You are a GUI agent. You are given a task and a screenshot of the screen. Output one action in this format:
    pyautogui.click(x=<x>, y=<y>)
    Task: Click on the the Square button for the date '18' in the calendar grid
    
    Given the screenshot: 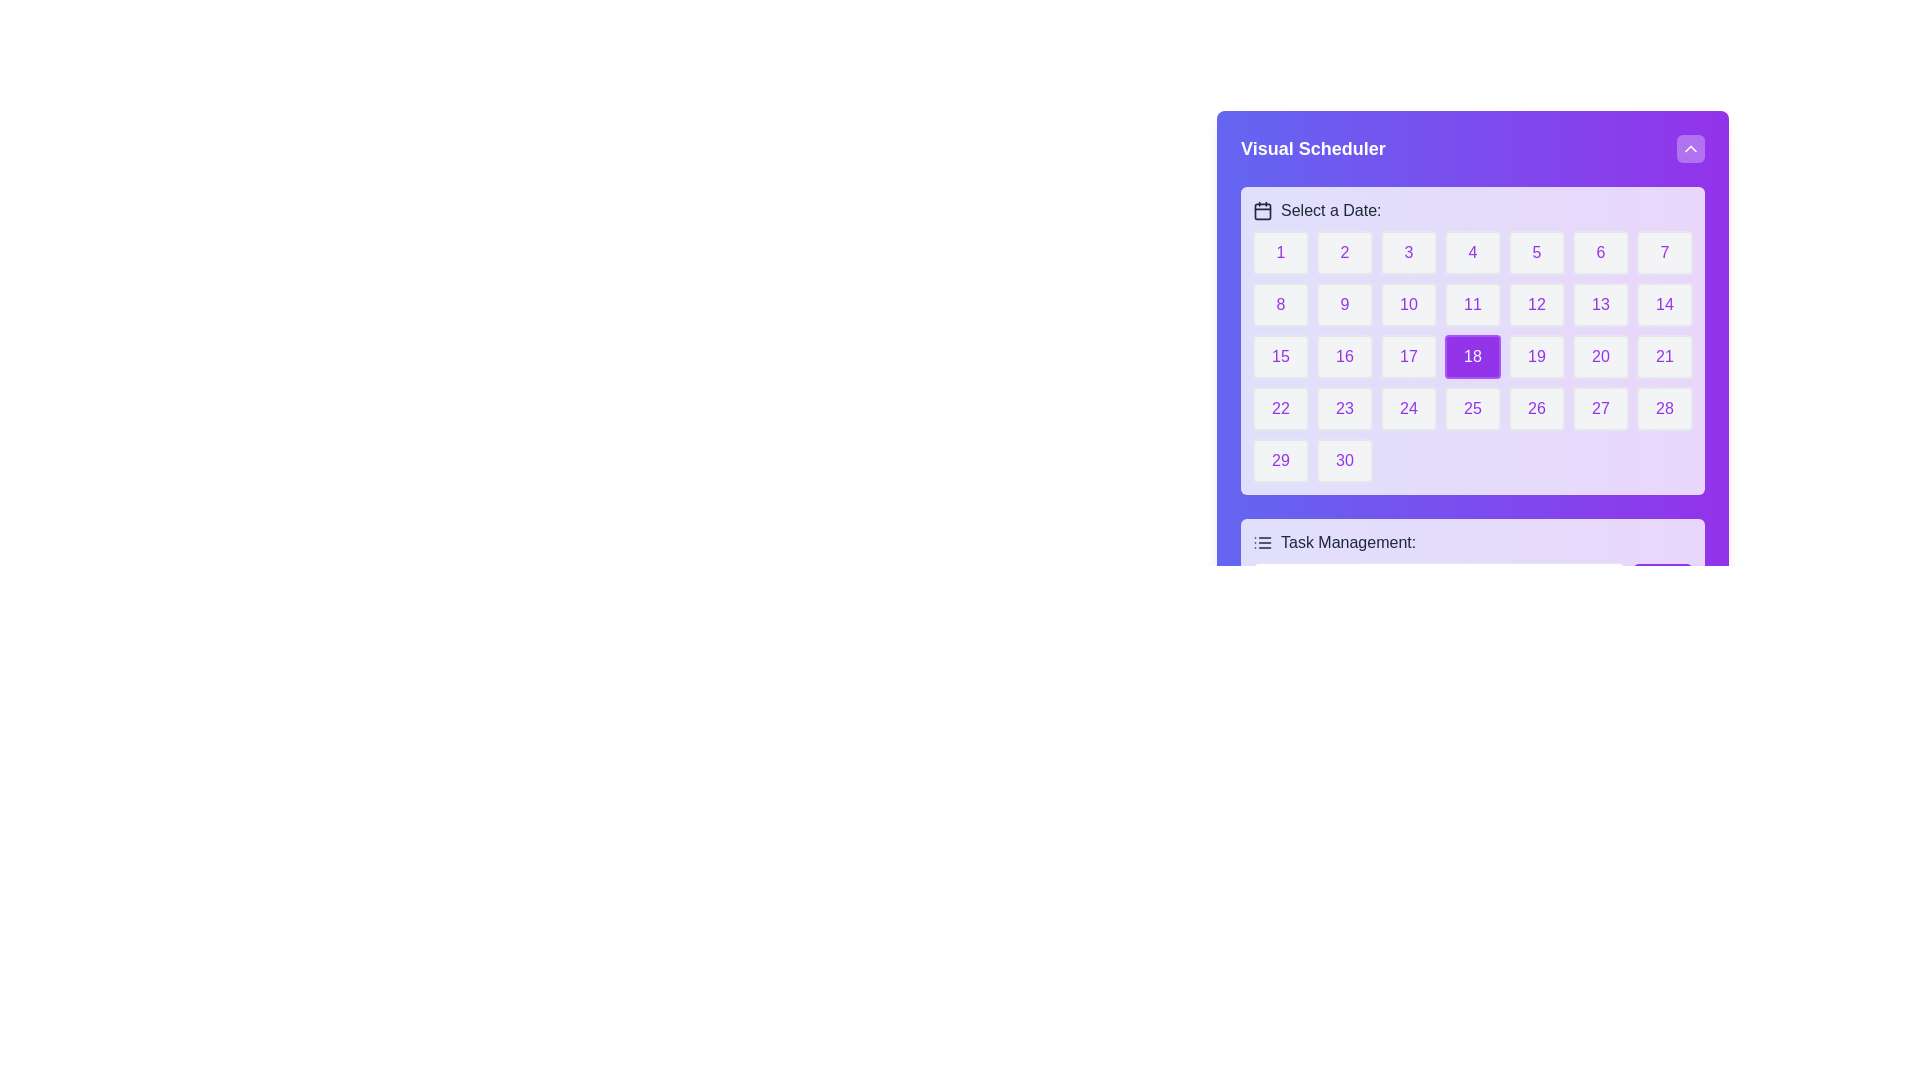 What is the action you would take?
    pyautogui.click(x=1473, y=325)
    